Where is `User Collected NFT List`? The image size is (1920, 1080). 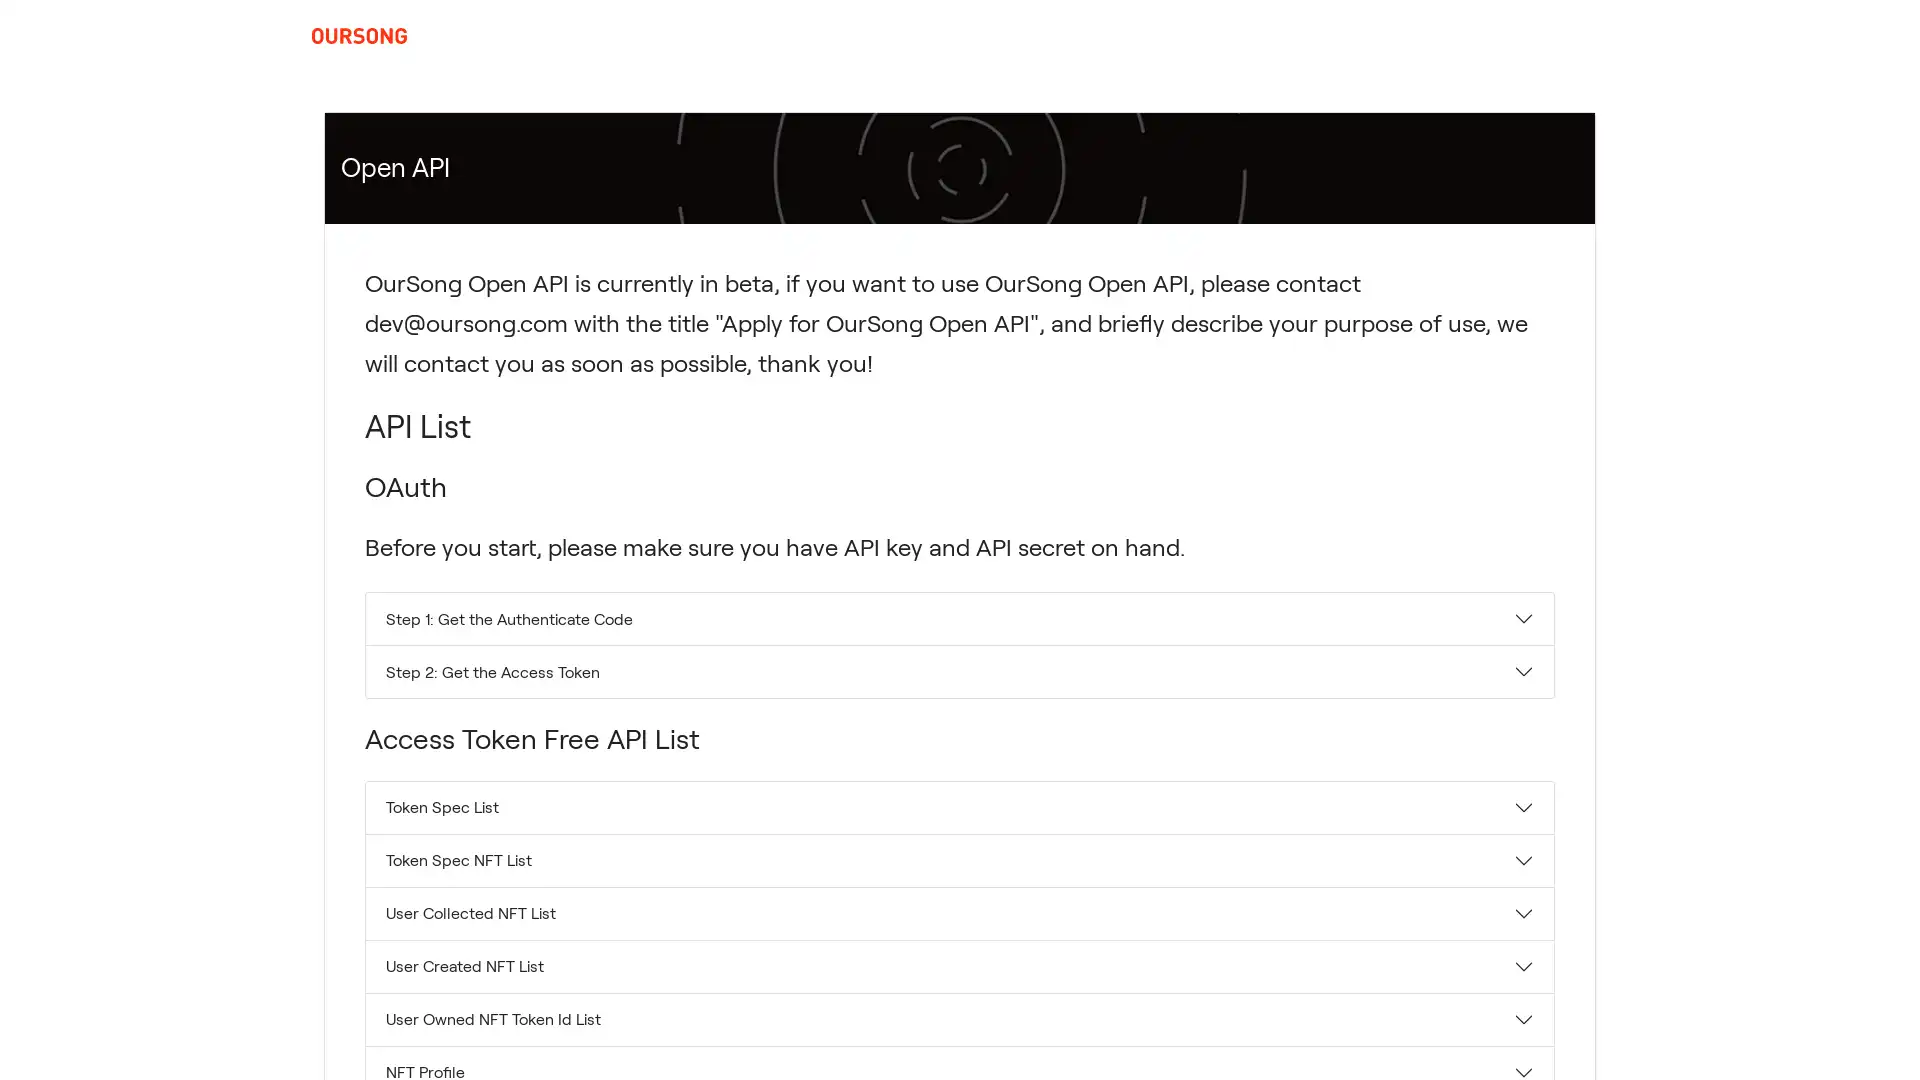 User Collected NFT List is located at coordinates (960, 913).